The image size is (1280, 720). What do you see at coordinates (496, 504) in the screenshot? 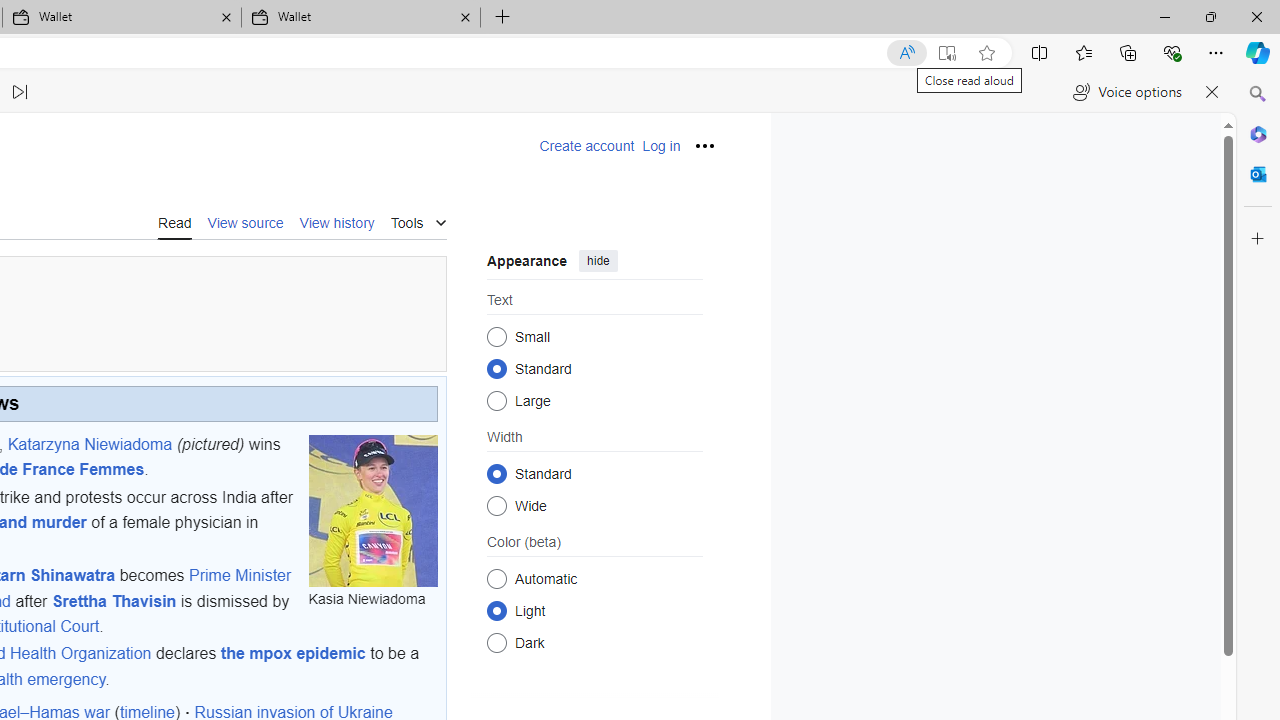
I see `'Wide'` at bounding box center [496, 504].